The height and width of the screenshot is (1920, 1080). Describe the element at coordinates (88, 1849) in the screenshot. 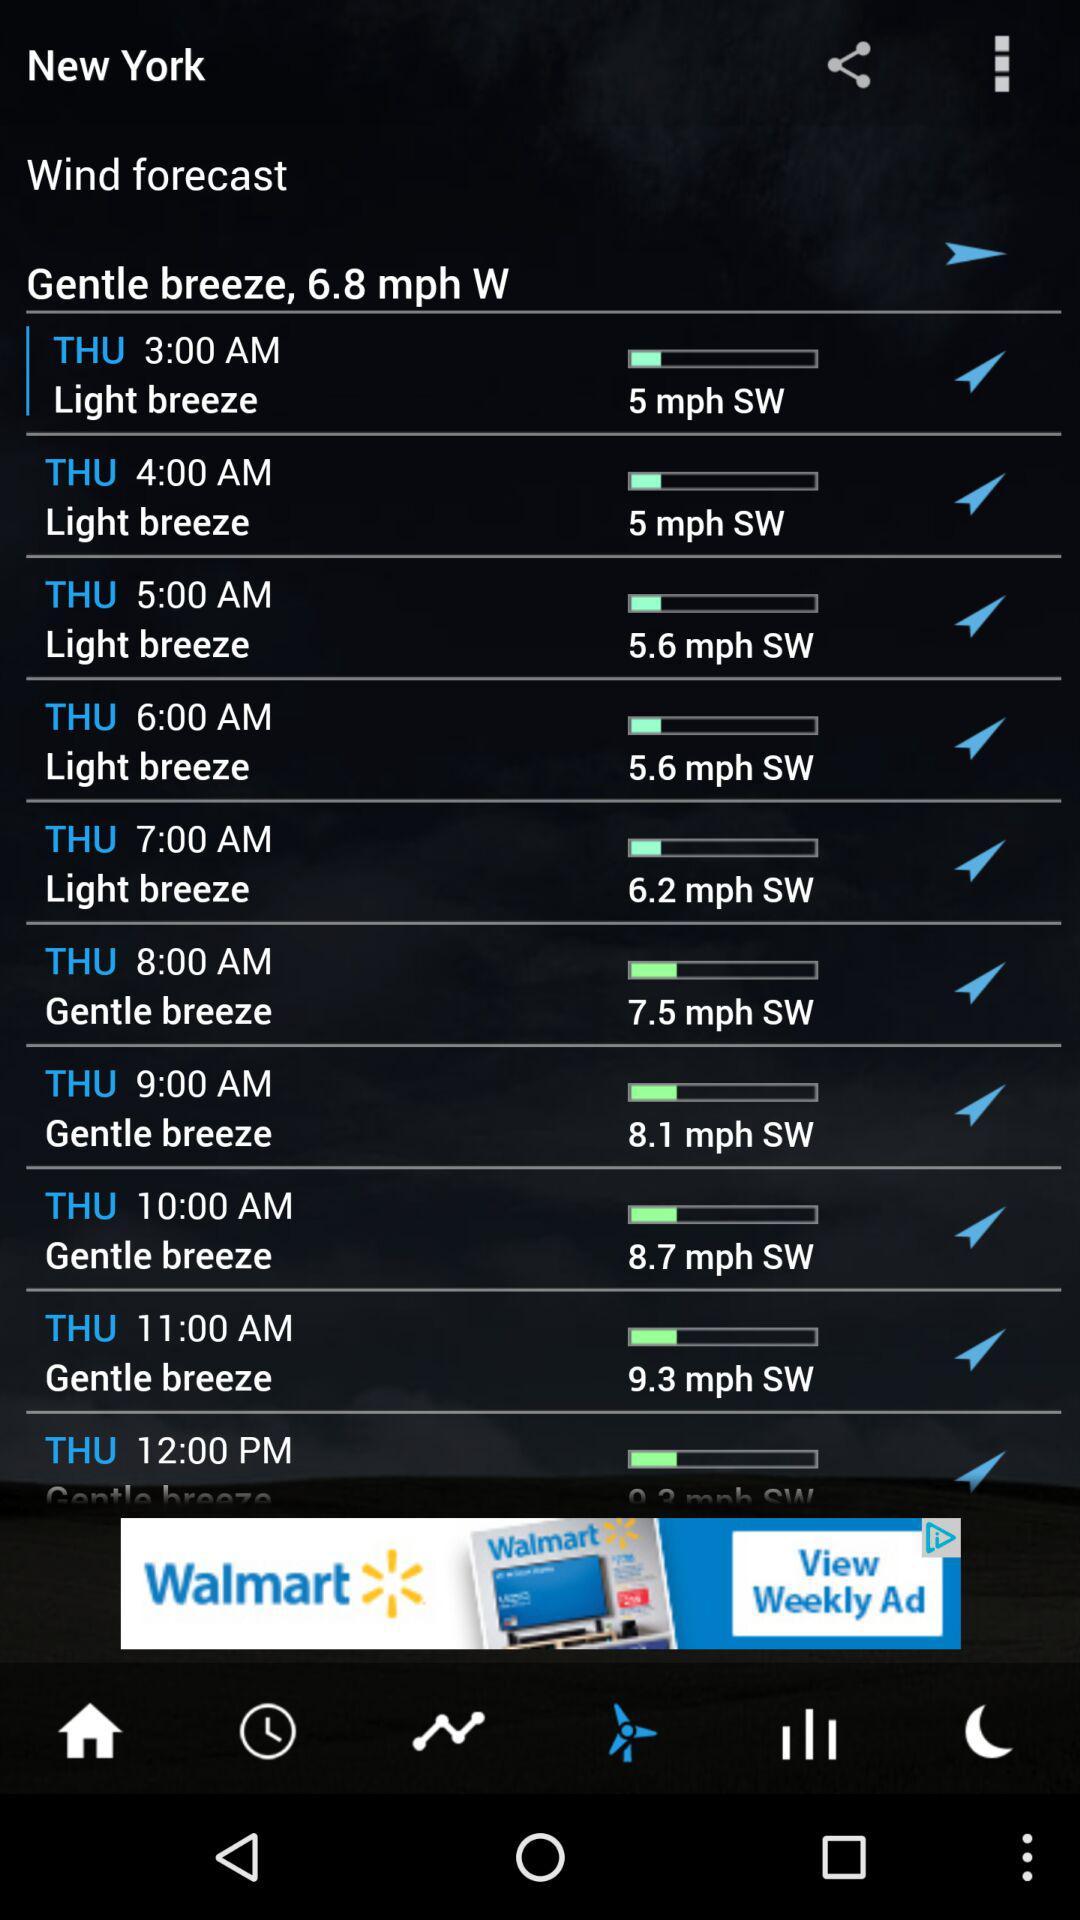

I see `the home icon` at that location.